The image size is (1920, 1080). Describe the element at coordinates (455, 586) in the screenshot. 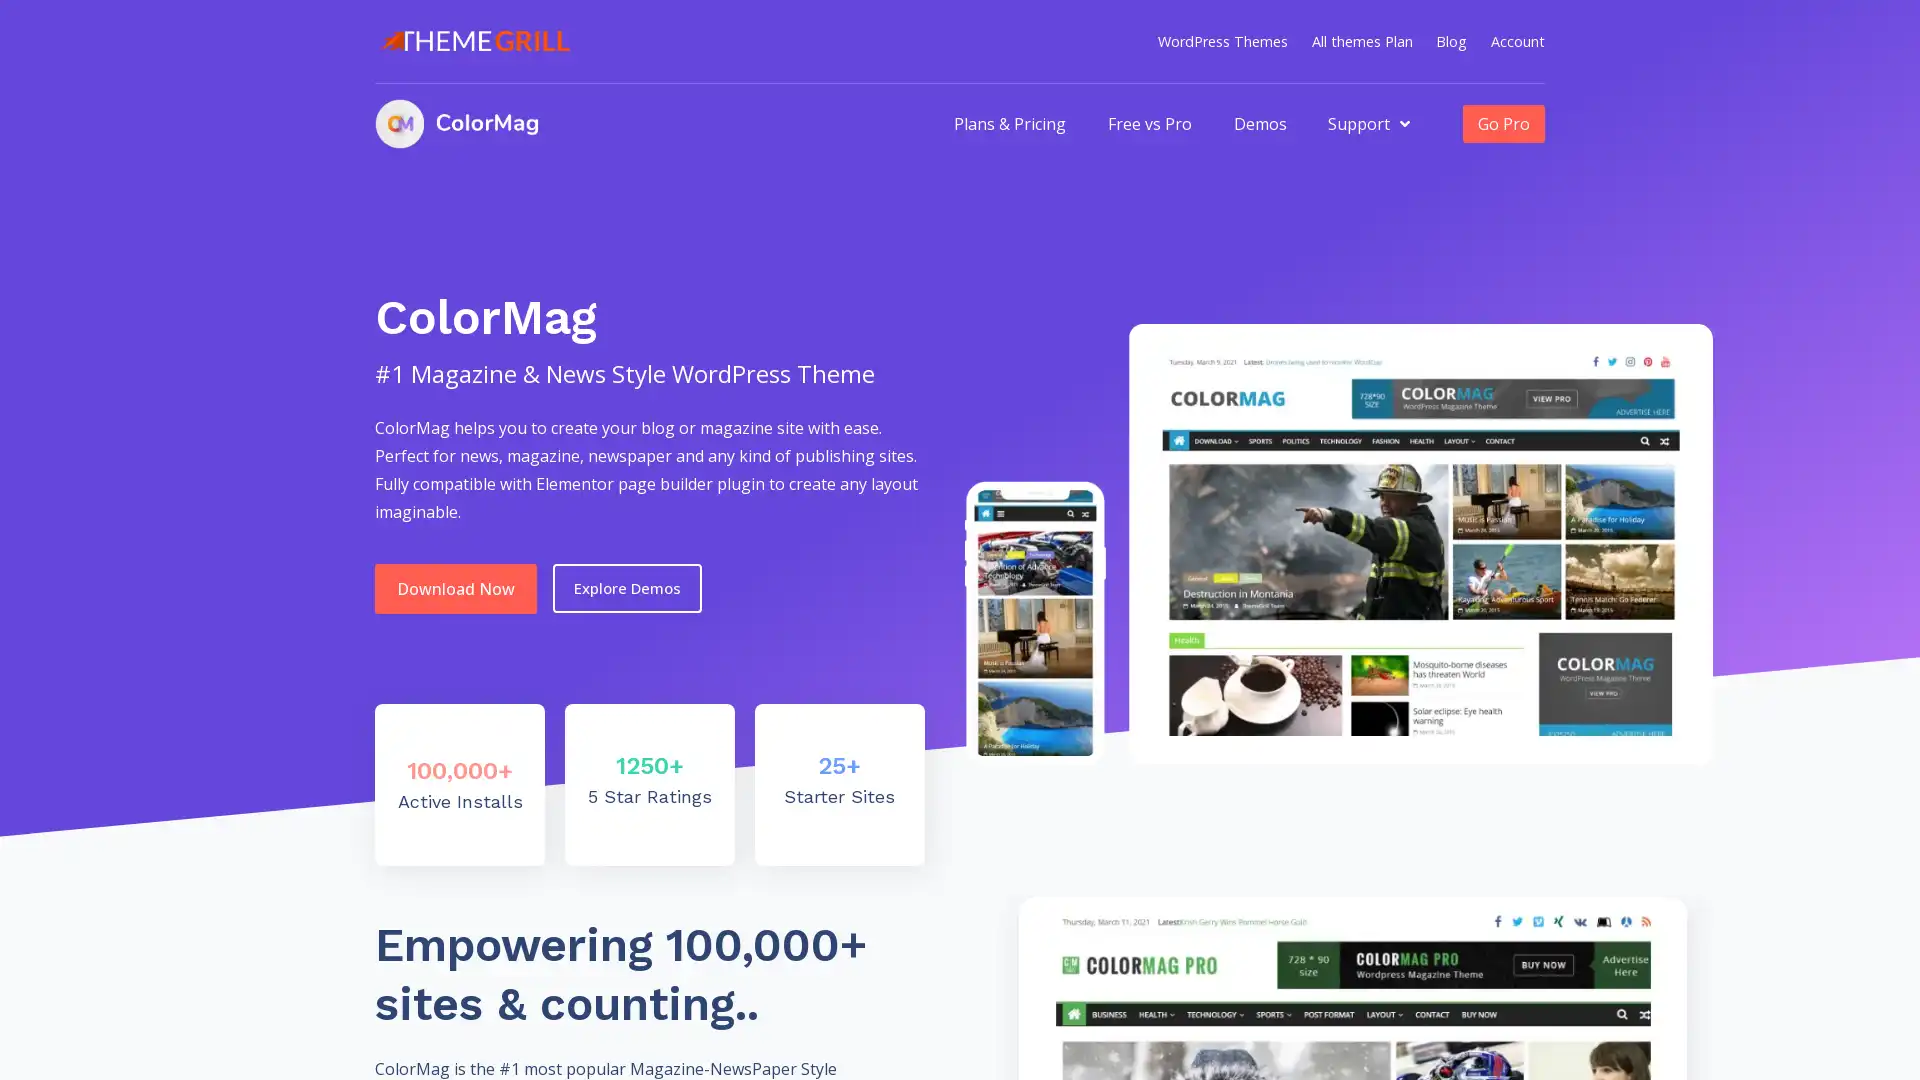

I see `Download Now` at that location.